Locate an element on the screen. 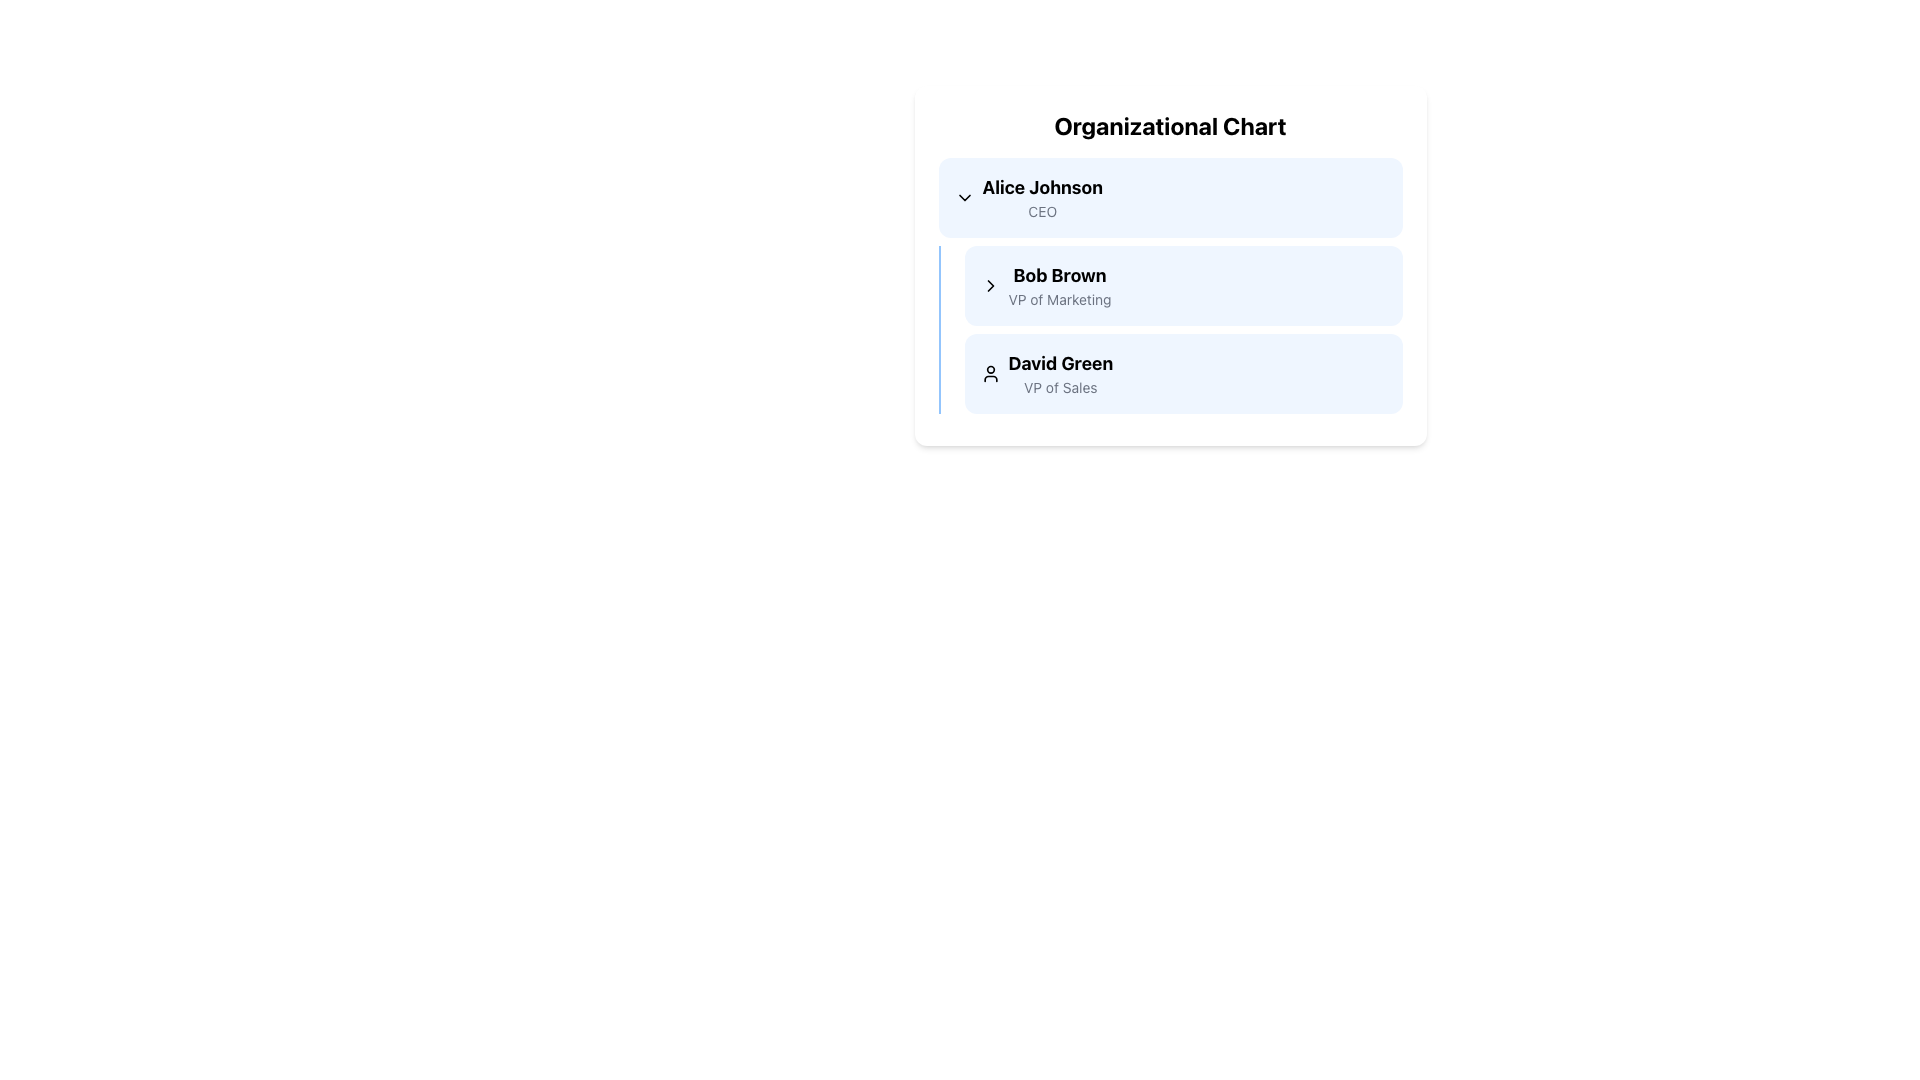  the 'CEO' text label displayed in a small, gray font, which is positioned directly underneath 'Alice Johnson' in the first card of the vertical organizational chart is located at coordinates (1041, 212).